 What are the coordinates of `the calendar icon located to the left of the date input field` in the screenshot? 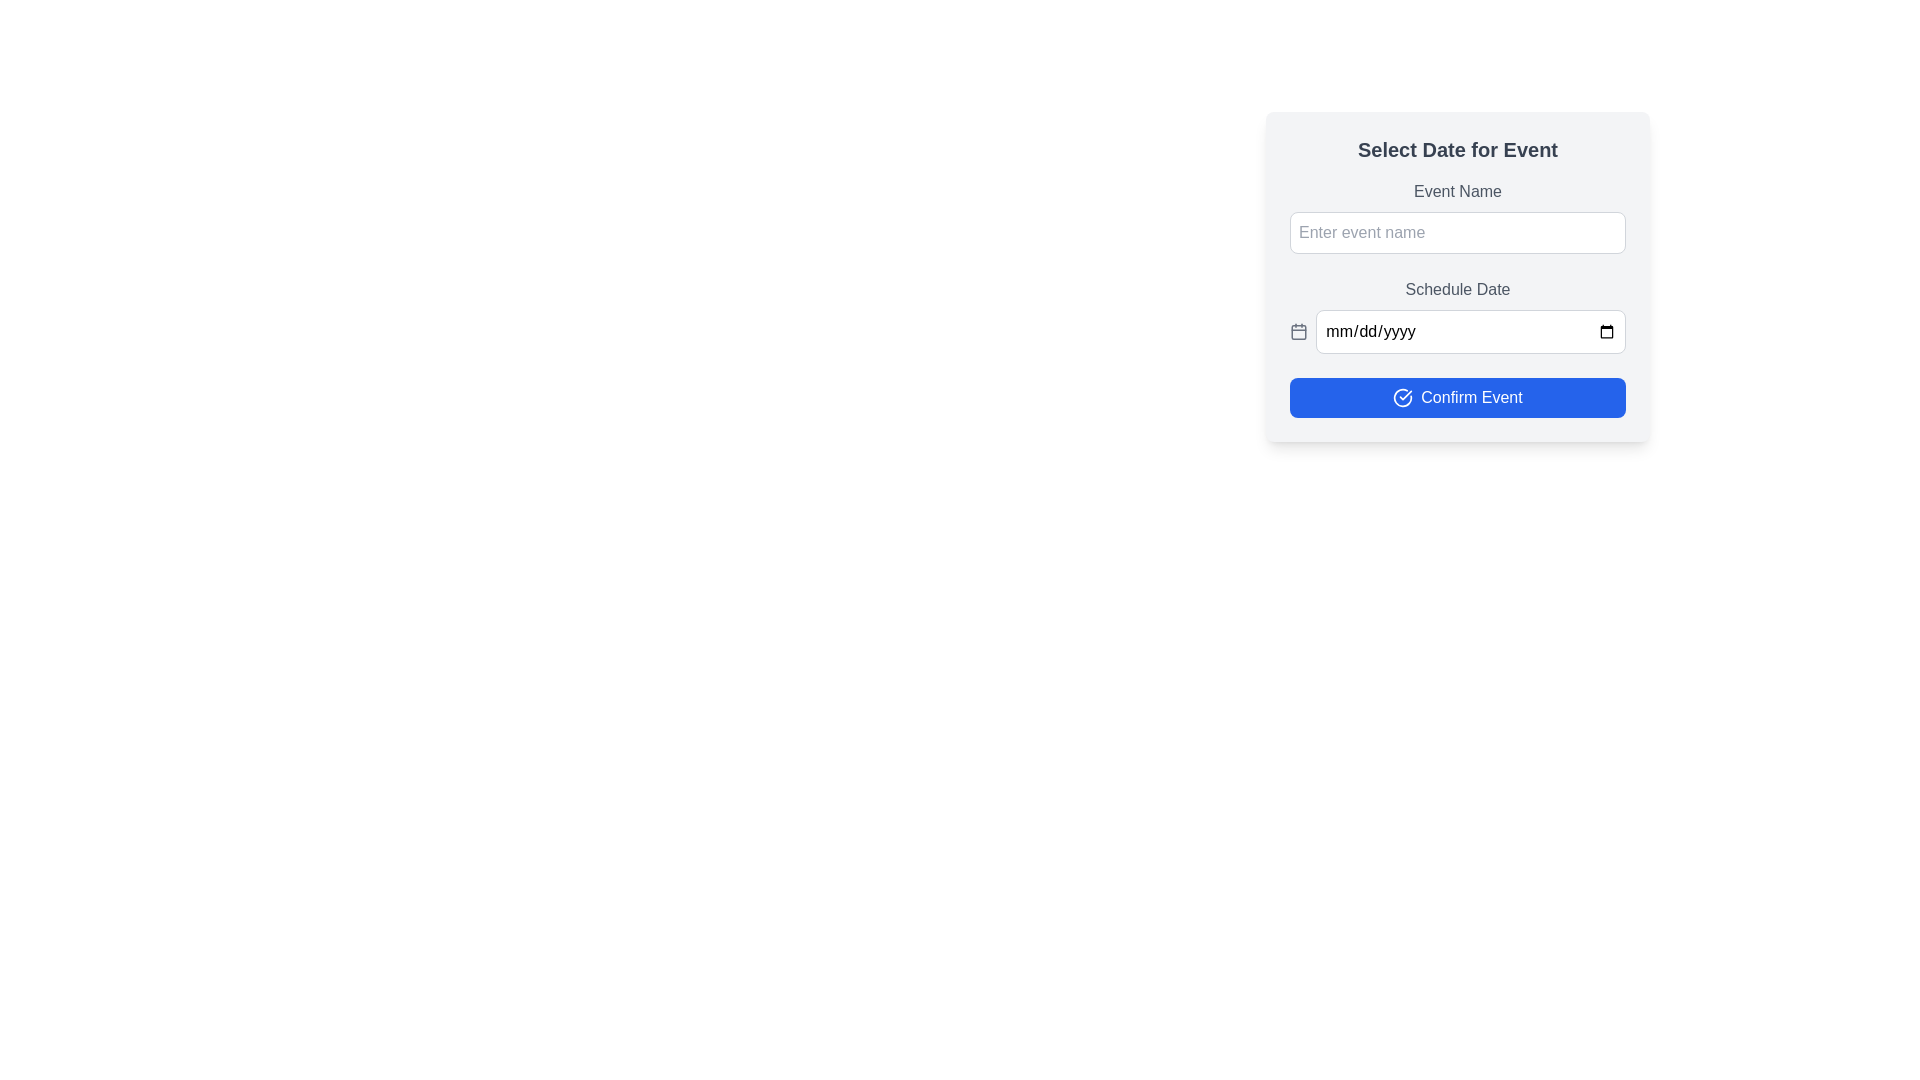 It's located at (1299, 330).